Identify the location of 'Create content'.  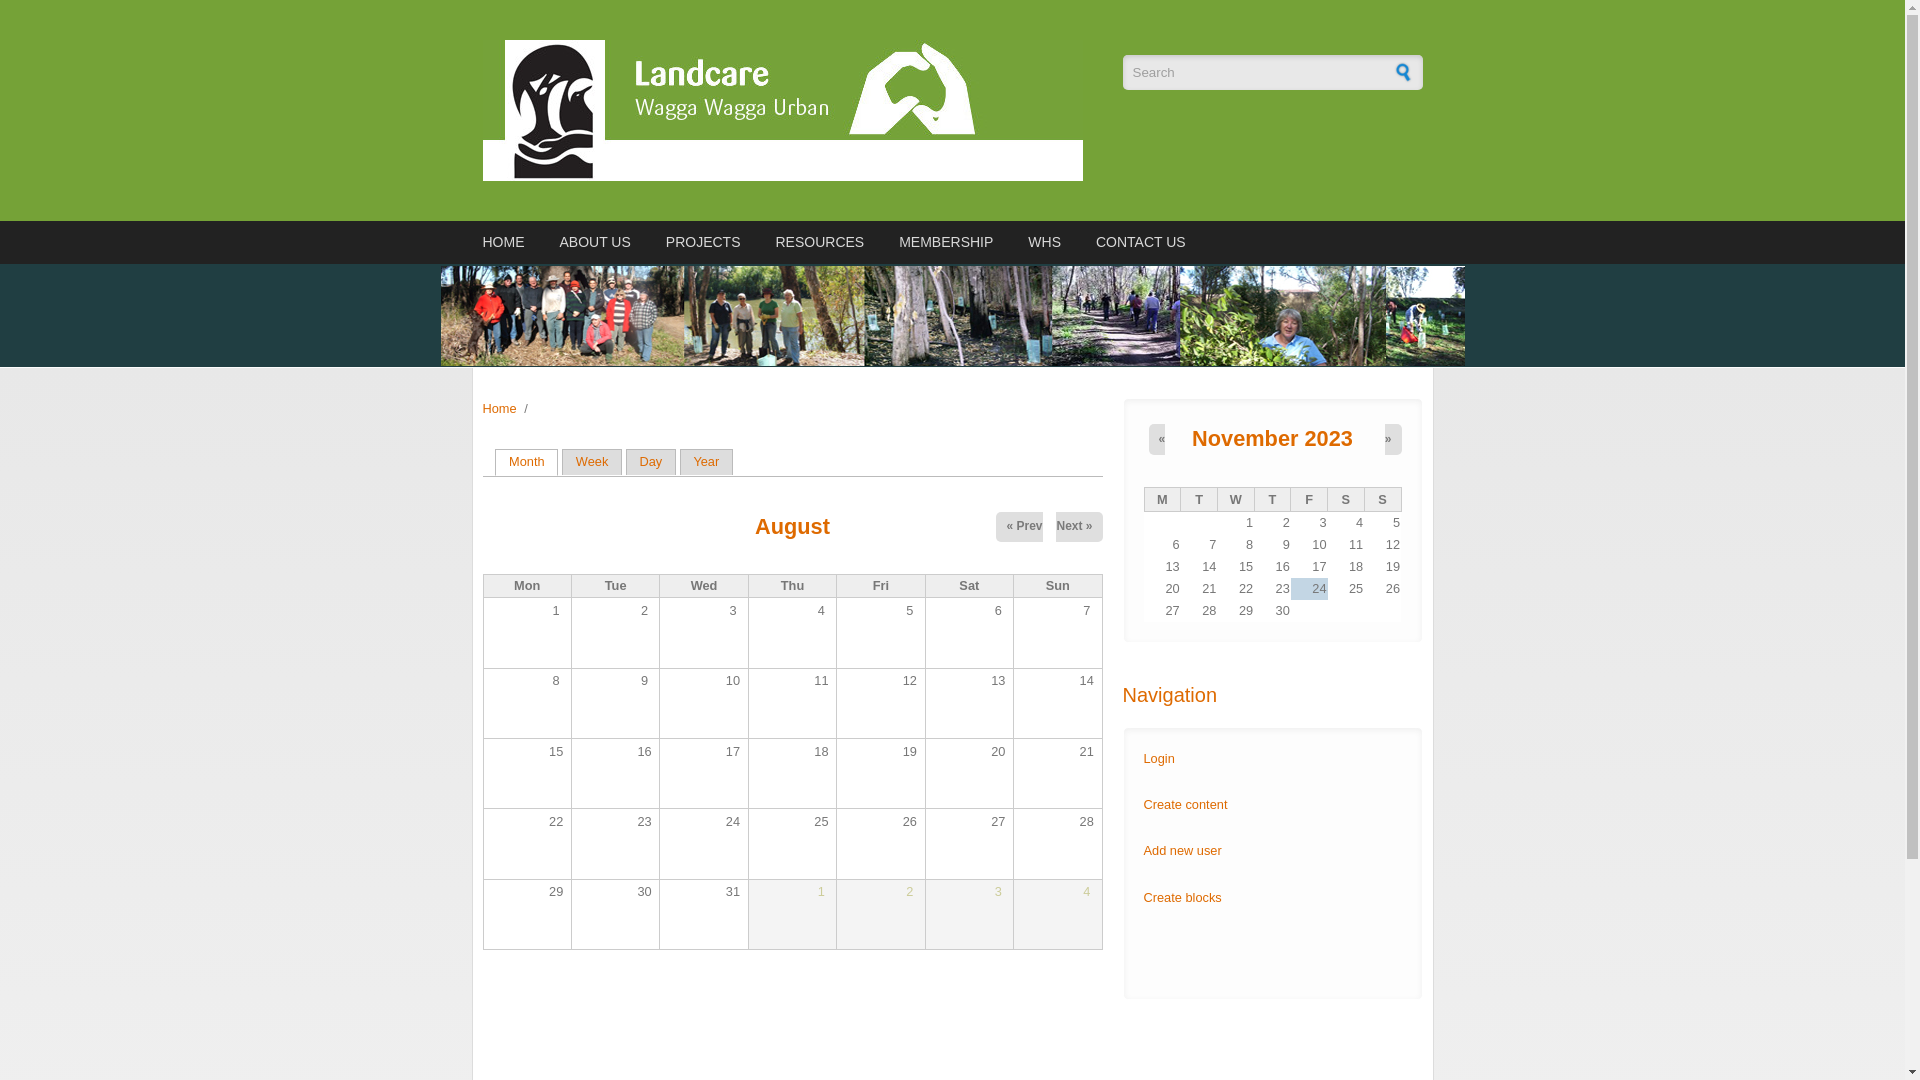
(1185, 803).